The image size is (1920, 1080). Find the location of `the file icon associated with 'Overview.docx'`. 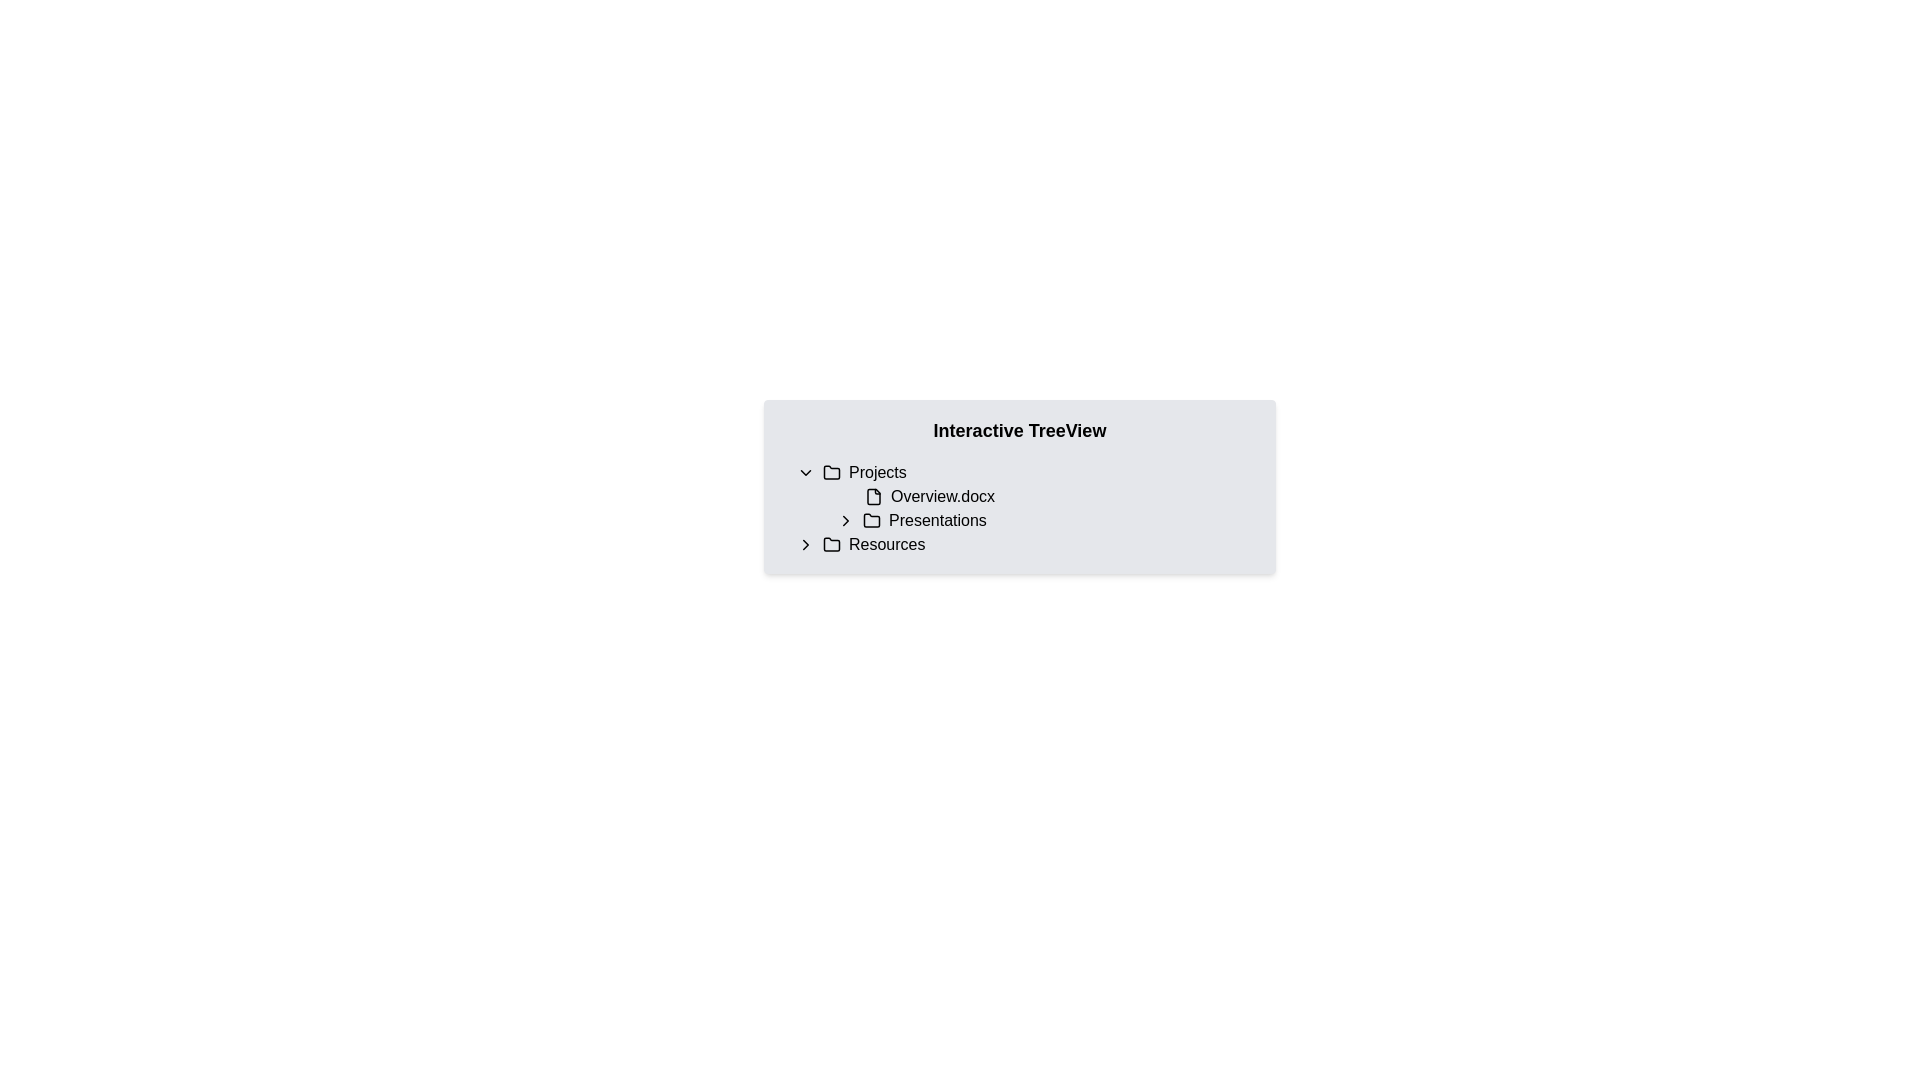

the file icon associated with 'Overview.docx' is located at coordinates (873, 496).